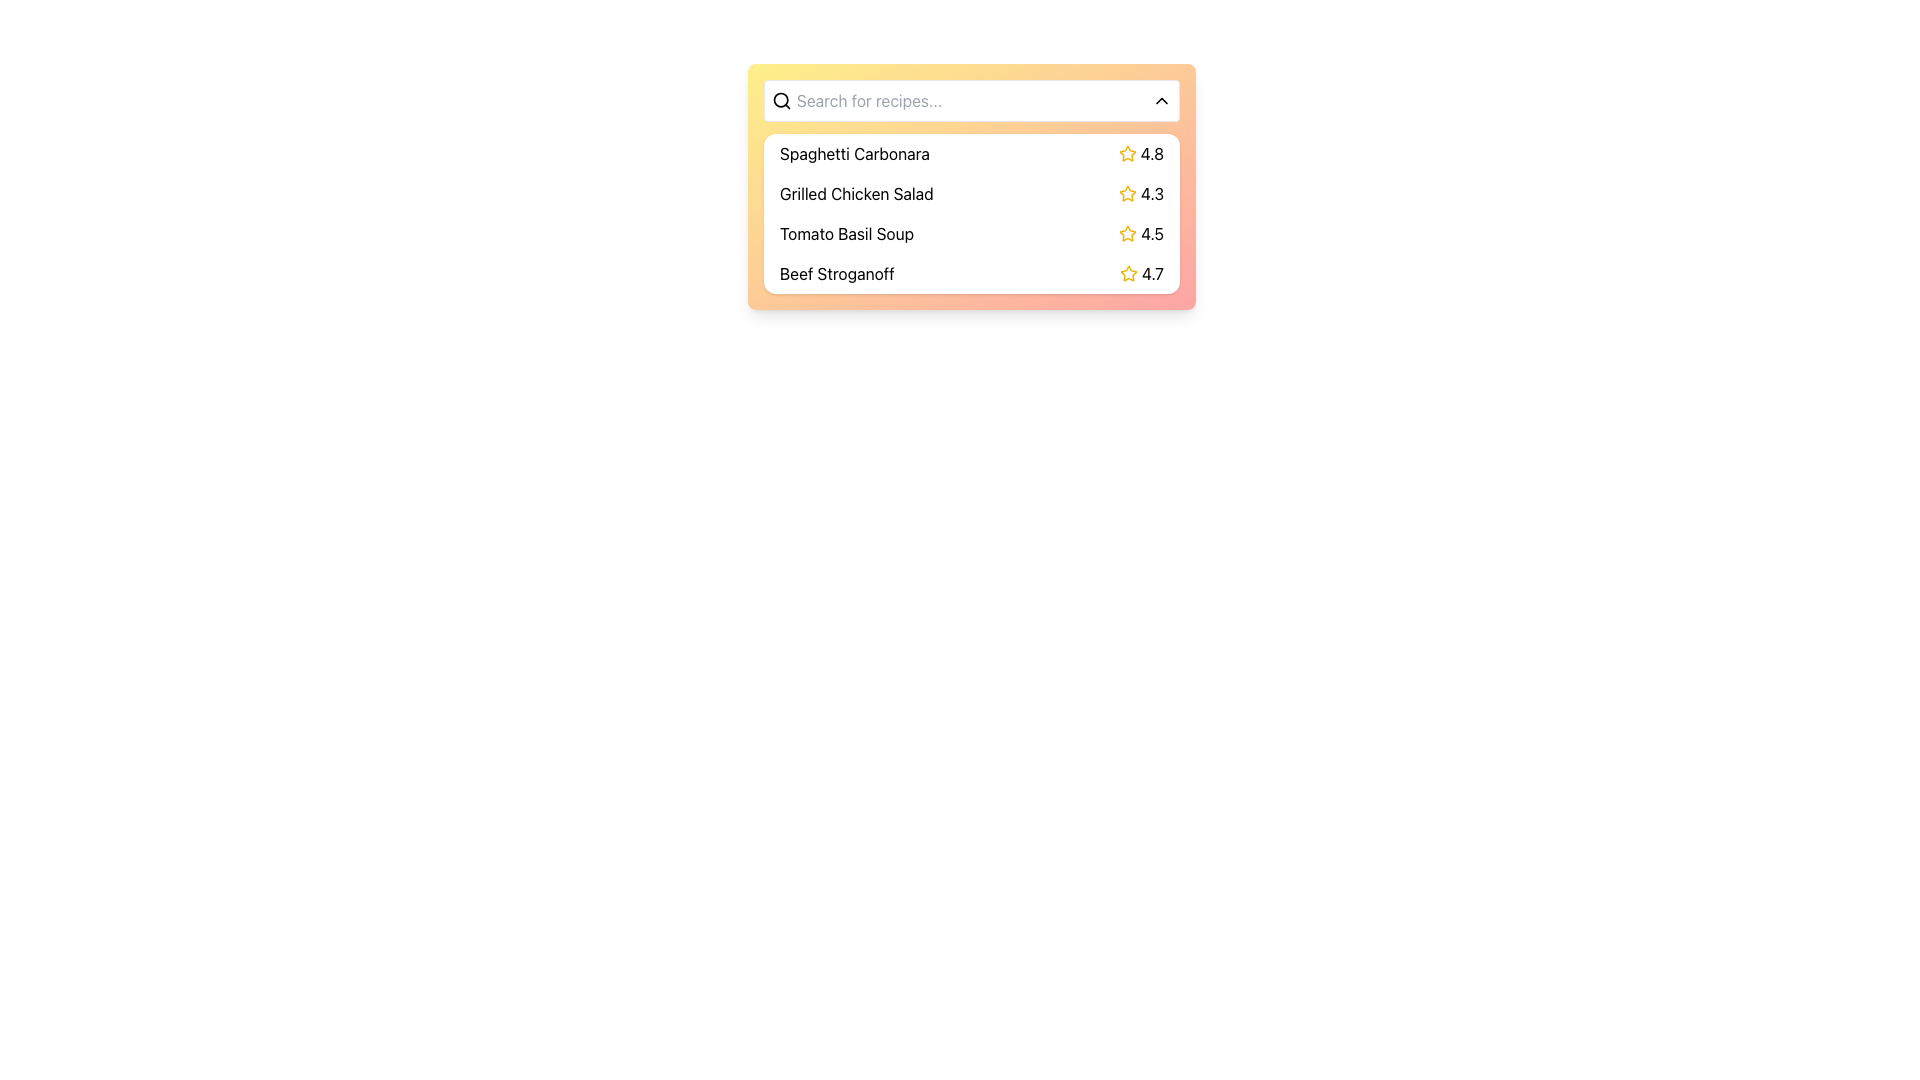  What do you see at coordinates (1128, 273) in the screenshot?
I see `the fourth star icon representing the rating for 'Beef Stroganoff' in the dropdown interface` at bounding box center [1128, 273].